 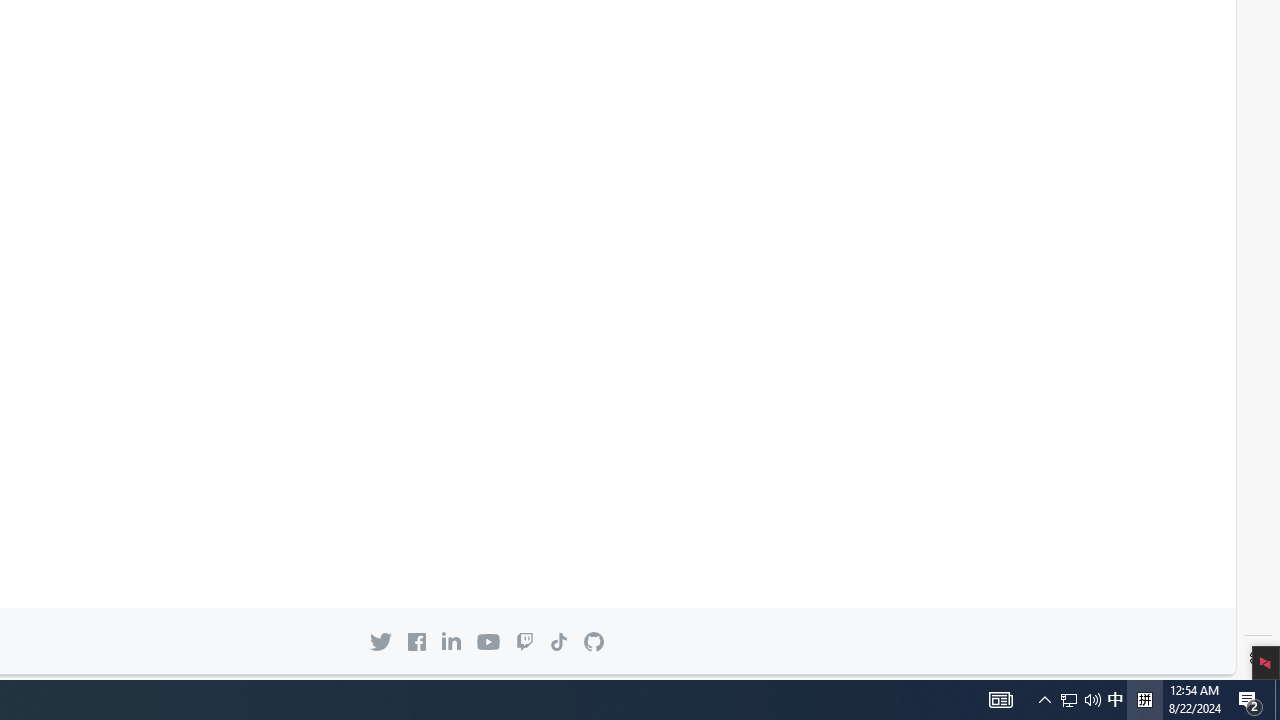 What do you see at coordinates (450, 641) in the screenshot?
I see `'Linkedin icon GitHub on LinkedIn'` at bounding box center [450, 641].